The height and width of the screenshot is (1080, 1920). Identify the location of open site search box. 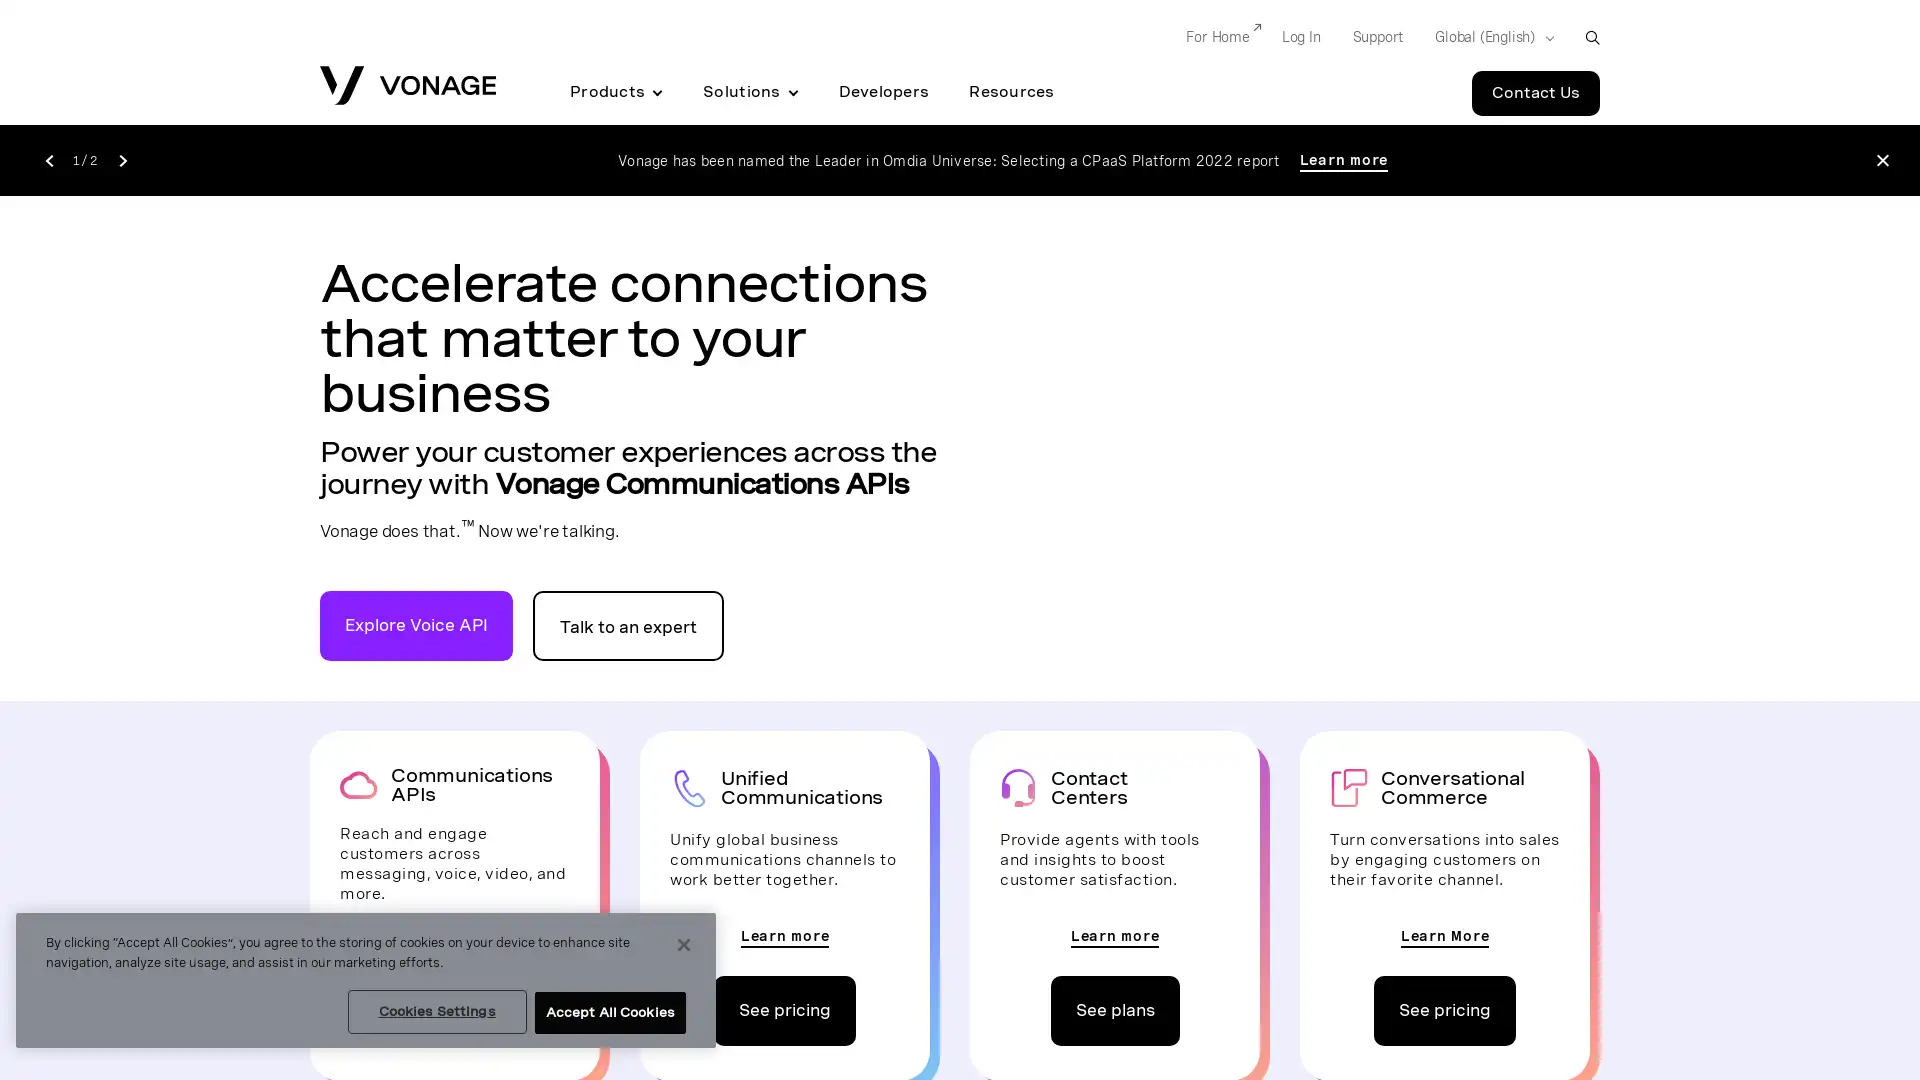
(1591, 37).